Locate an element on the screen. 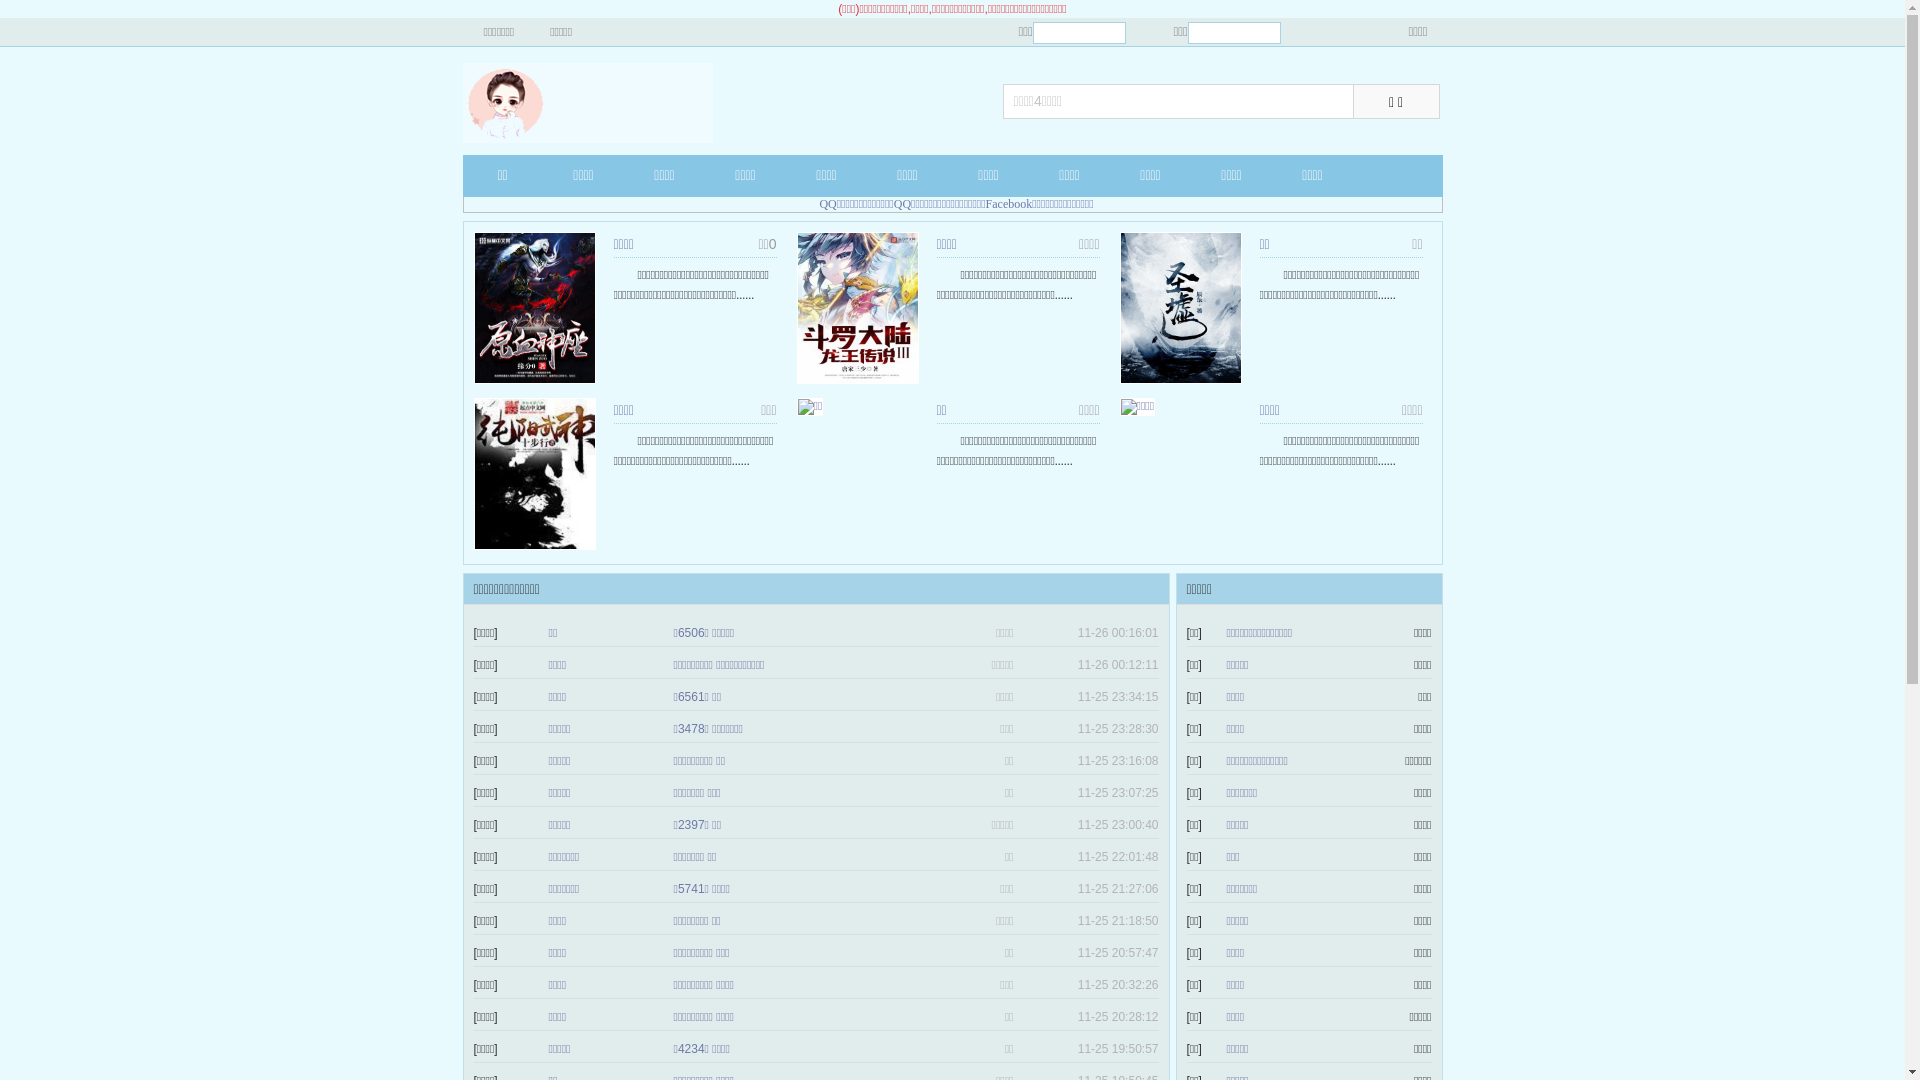 The width and height of the screenshot is (1920, 1080). 'Facebook' is located at coordinates (1009, 204).